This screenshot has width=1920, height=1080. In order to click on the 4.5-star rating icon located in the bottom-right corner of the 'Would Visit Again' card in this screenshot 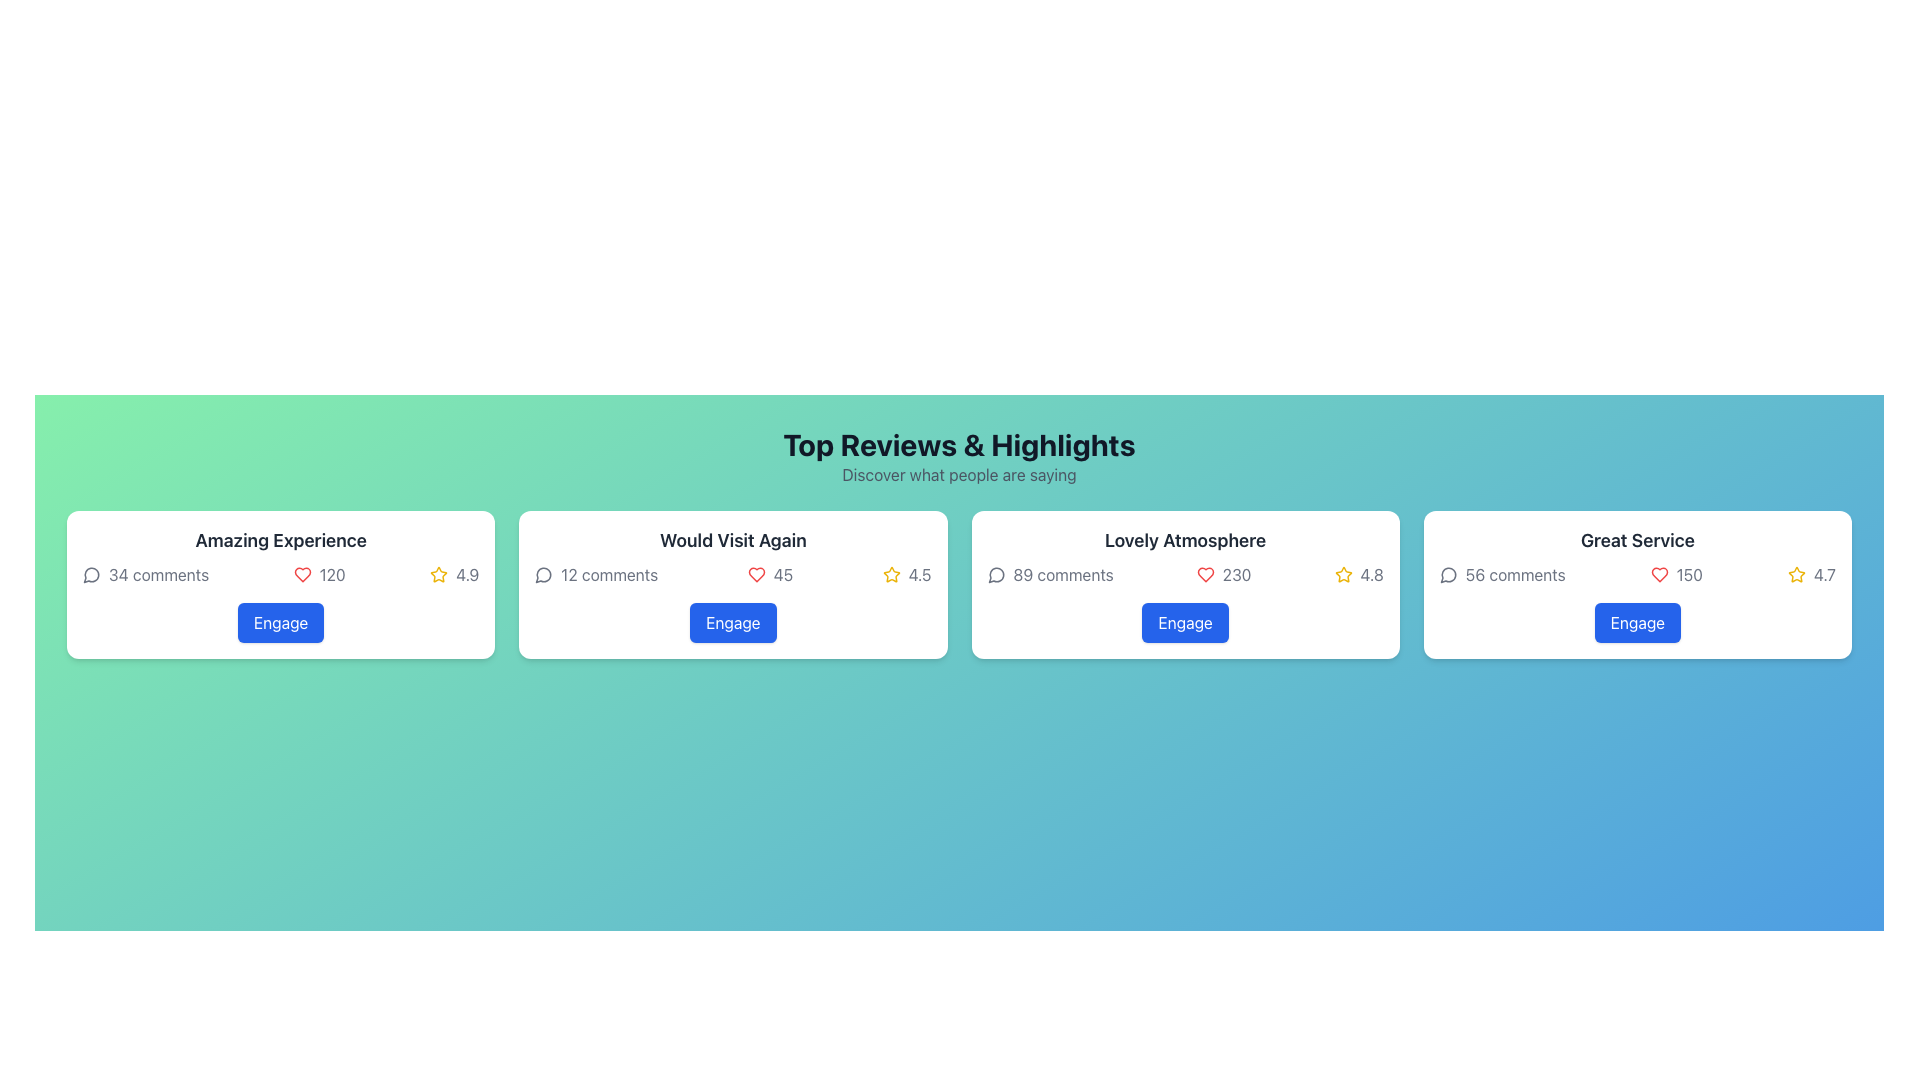, I will do `click(890, 574)`.